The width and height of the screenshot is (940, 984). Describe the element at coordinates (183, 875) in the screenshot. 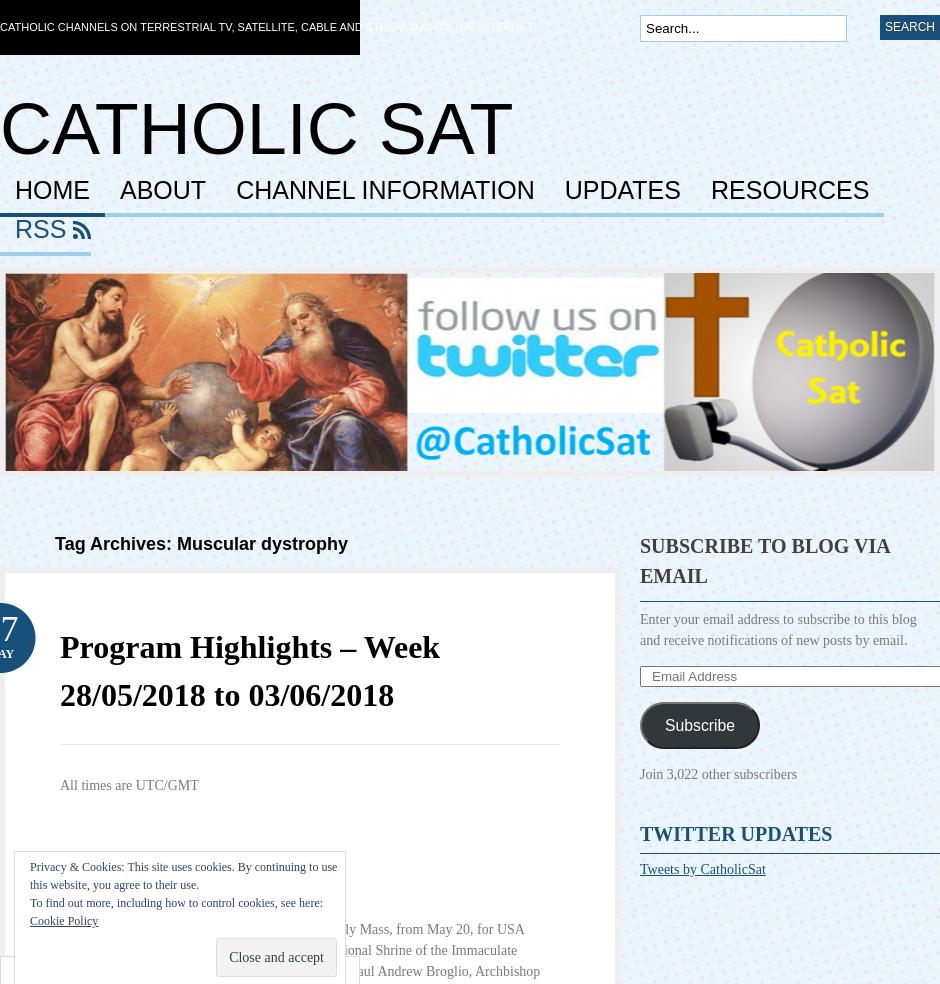

I see `'Privacy & Cookies: This site uses cookies. By continuing to use this website, you agree to their use.'` at that location.